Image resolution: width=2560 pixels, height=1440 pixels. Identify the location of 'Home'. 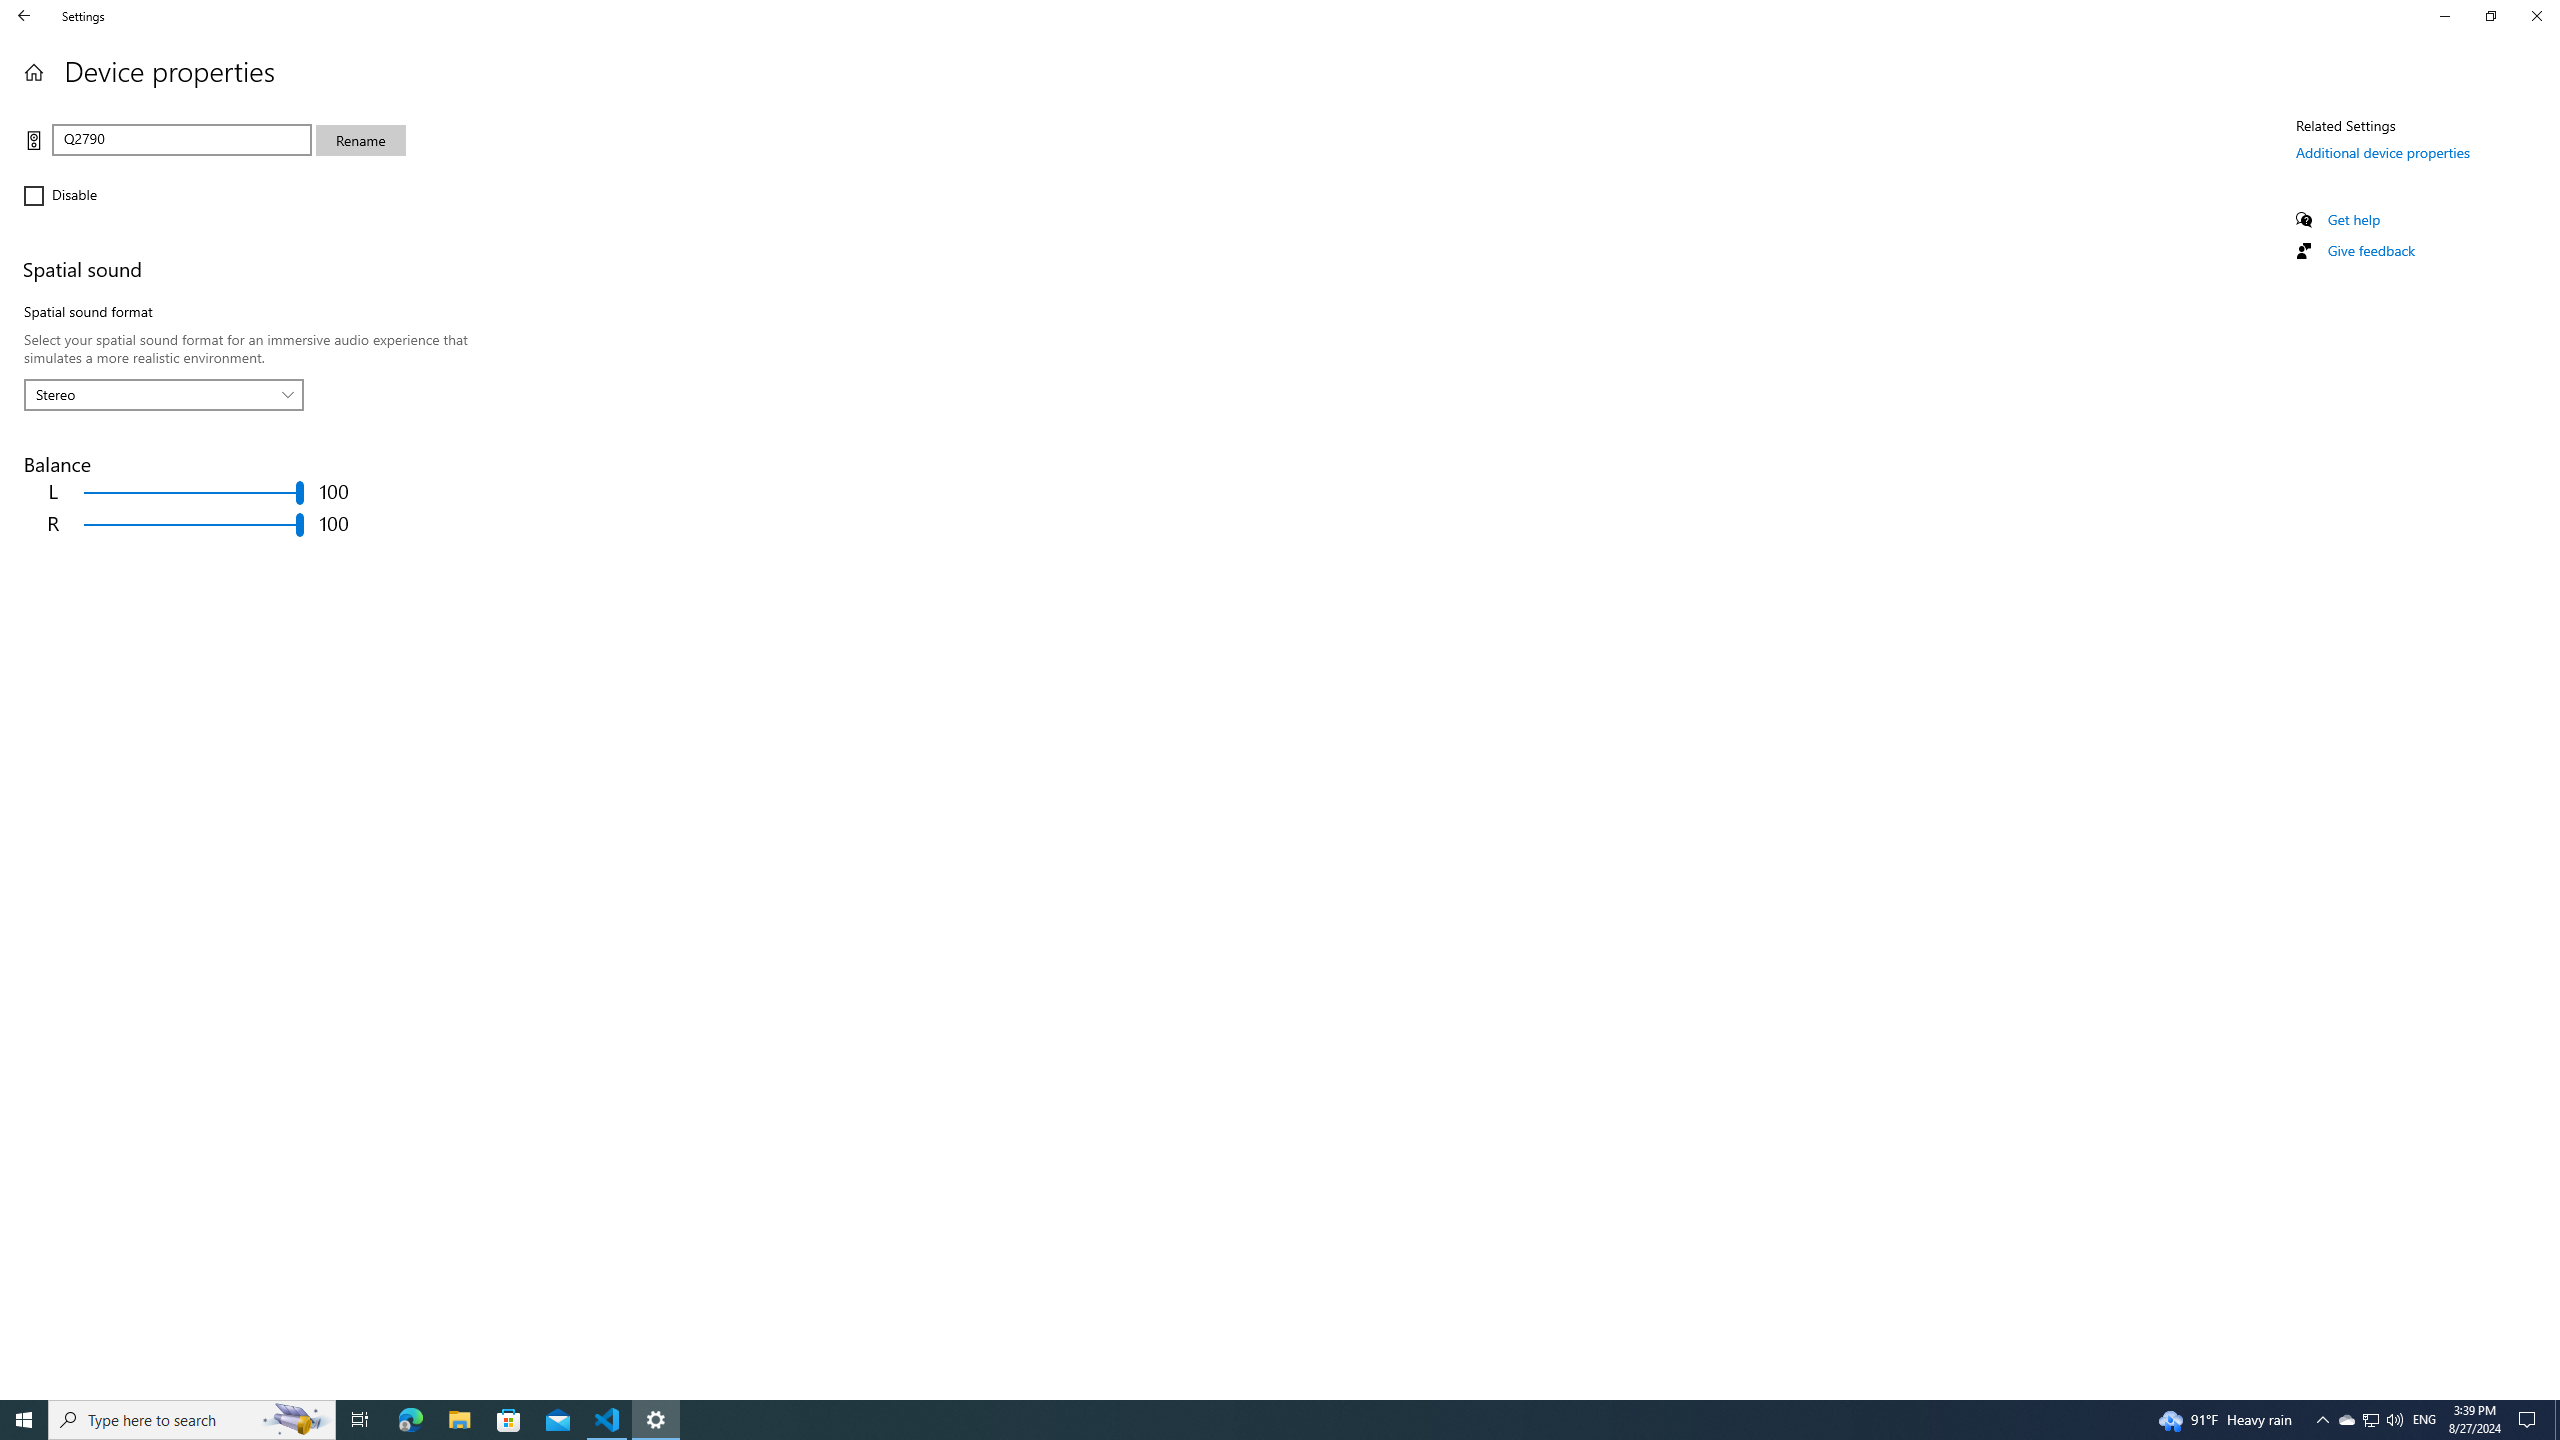
(33, 72).